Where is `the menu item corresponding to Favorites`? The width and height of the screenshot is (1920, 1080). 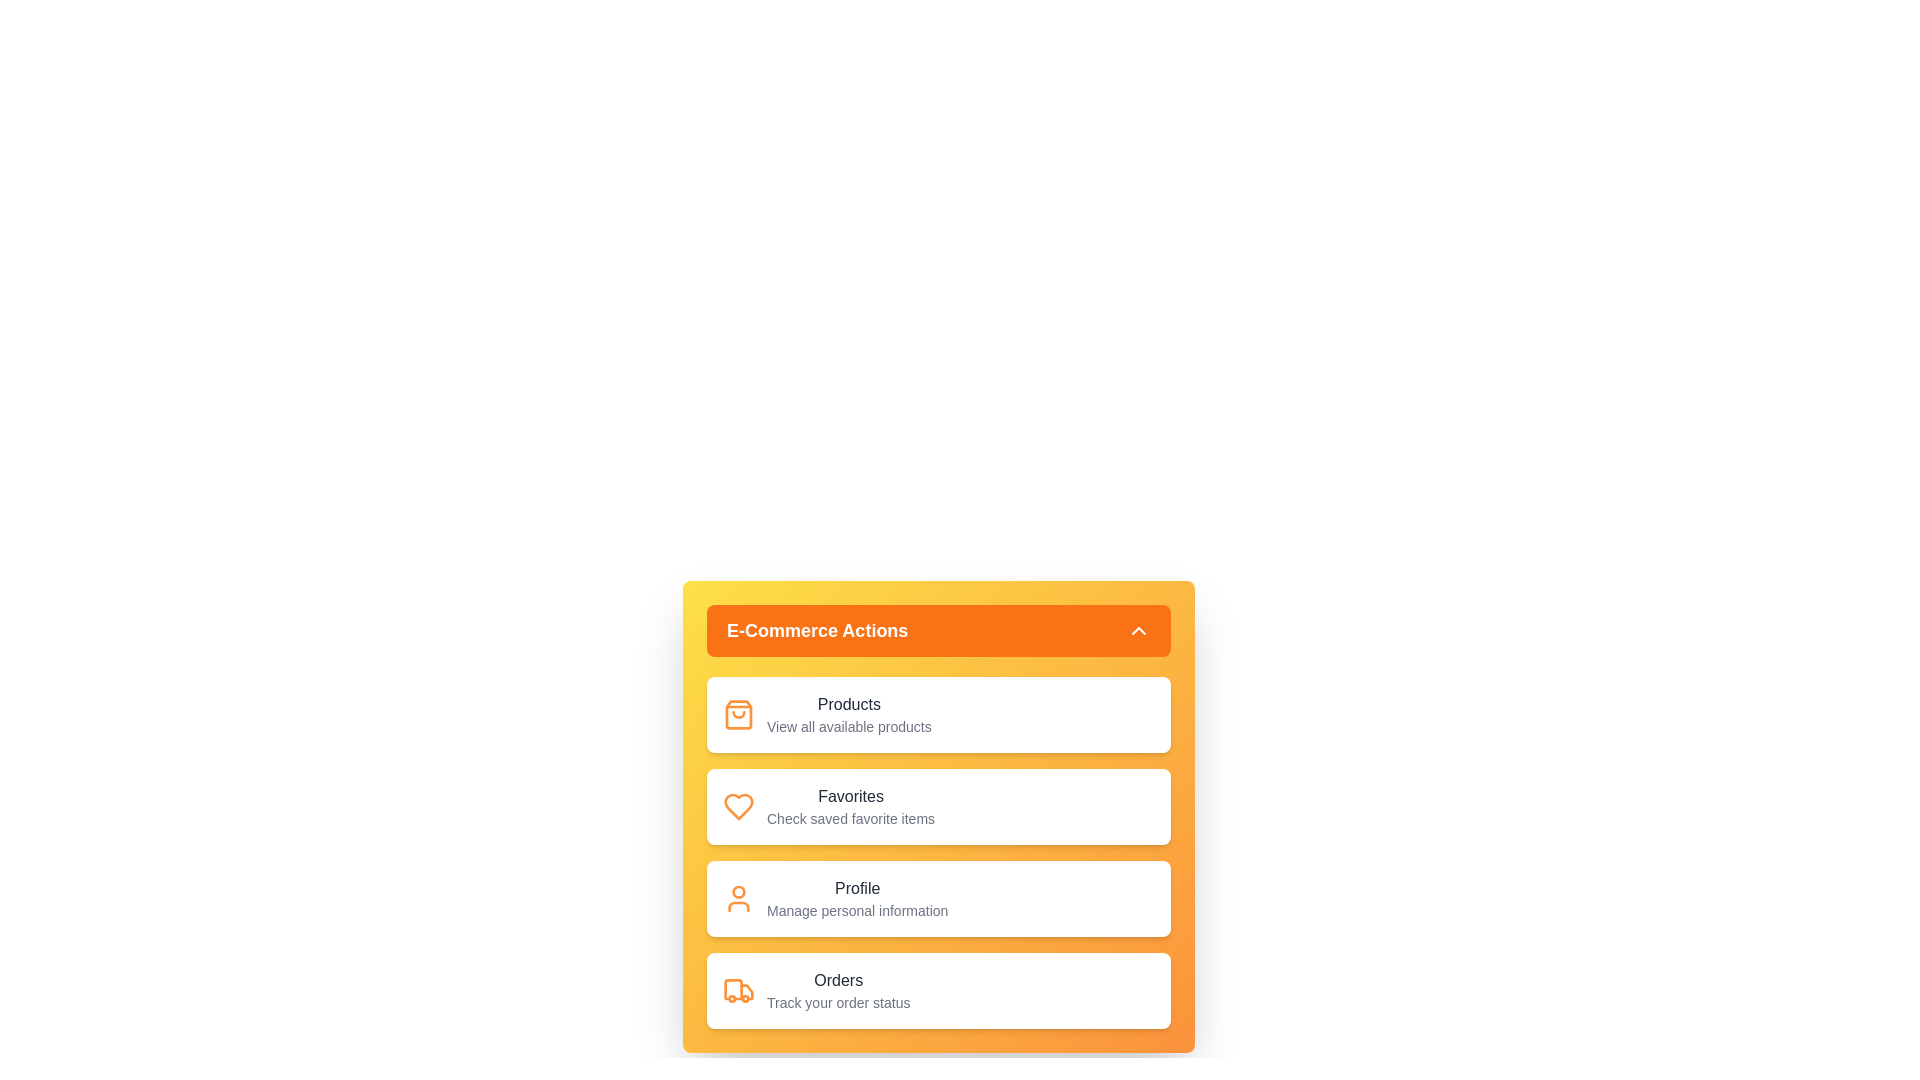
the menu item corresponding to Favorites is located at coordinates (938, 805).